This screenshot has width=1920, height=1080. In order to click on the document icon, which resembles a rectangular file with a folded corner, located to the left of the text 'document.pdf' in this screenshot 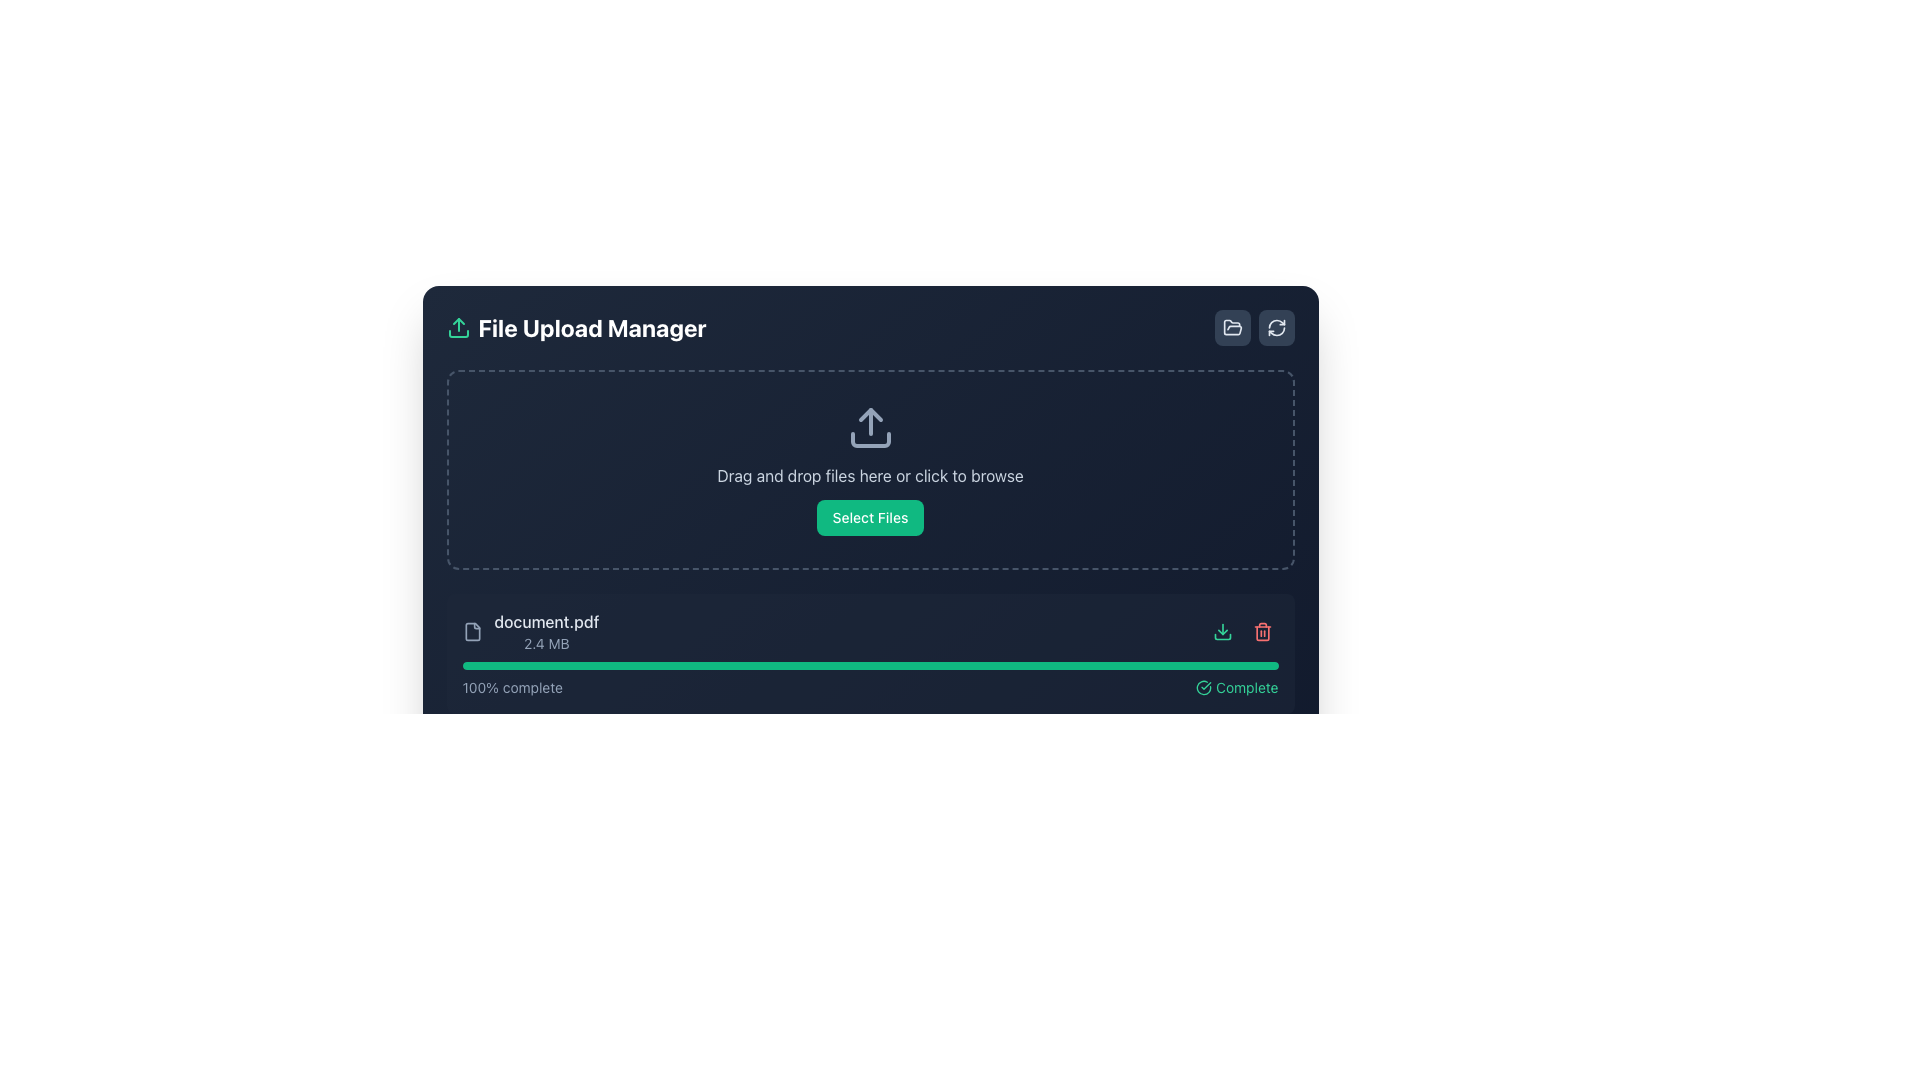, I will do `click(471, 632)`.